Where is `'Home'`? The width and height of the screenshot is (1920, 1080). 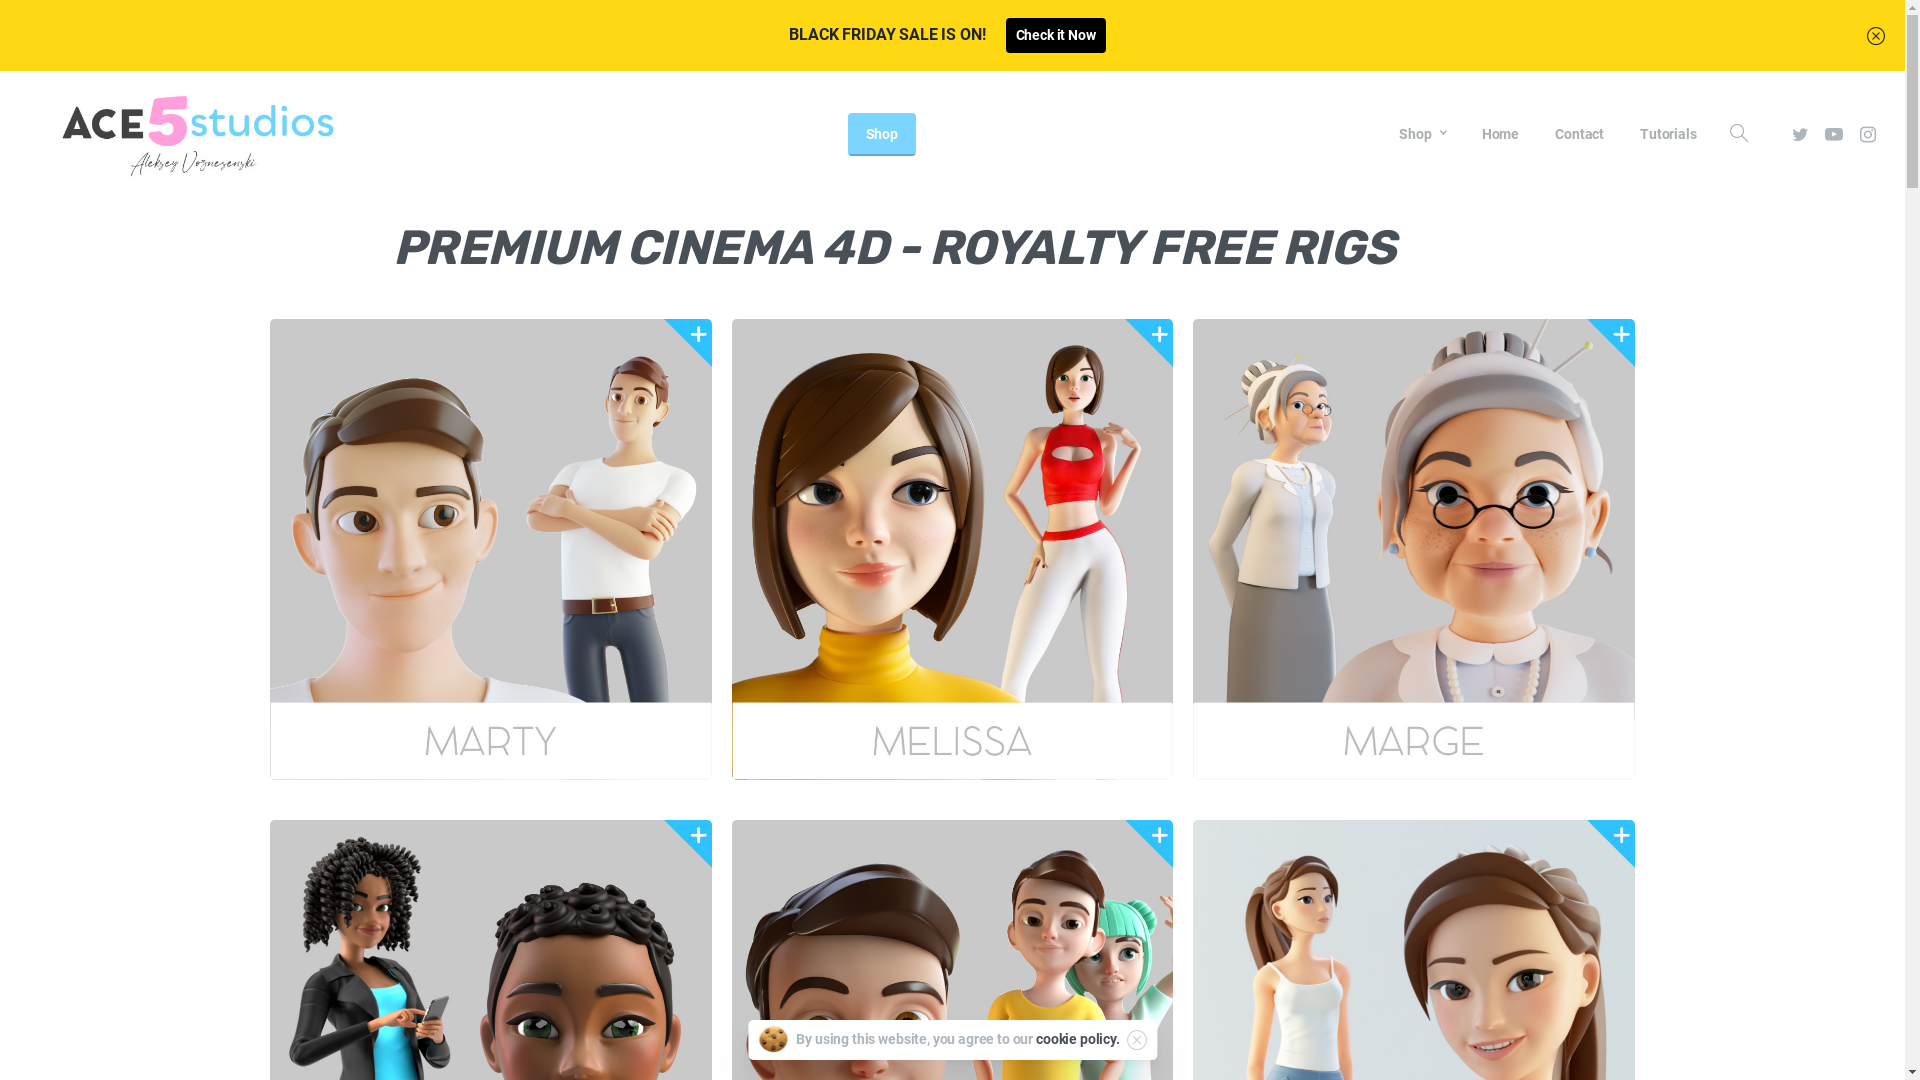
'Home' is located at coordinates (1473, 134).